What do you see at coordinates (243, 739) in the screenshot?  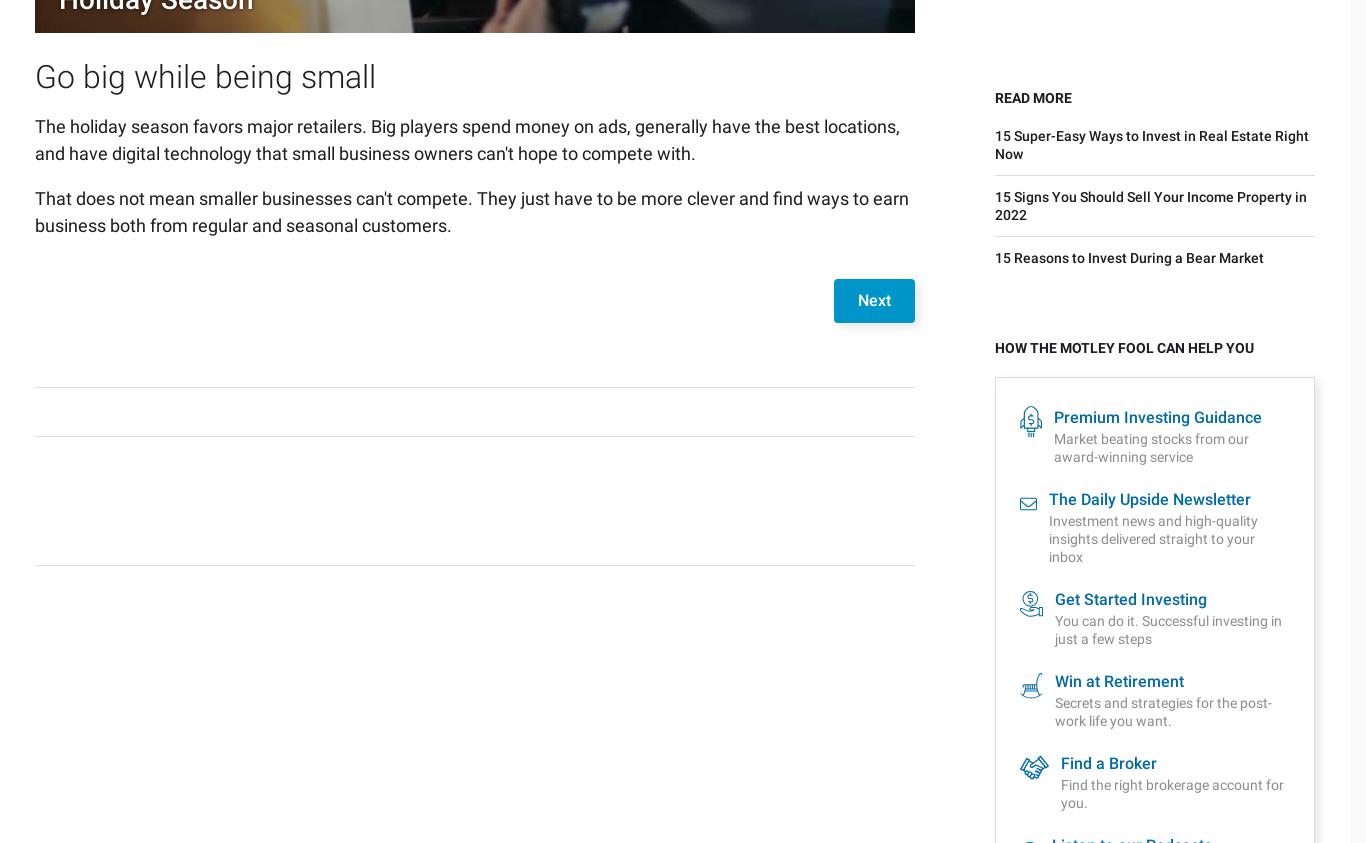 I see `'Invest better with The Motley Fool. Get stock recommendations, portfolio guidance, and more from The Motley Fool's premium services.'` at bounding box center [243, 739].